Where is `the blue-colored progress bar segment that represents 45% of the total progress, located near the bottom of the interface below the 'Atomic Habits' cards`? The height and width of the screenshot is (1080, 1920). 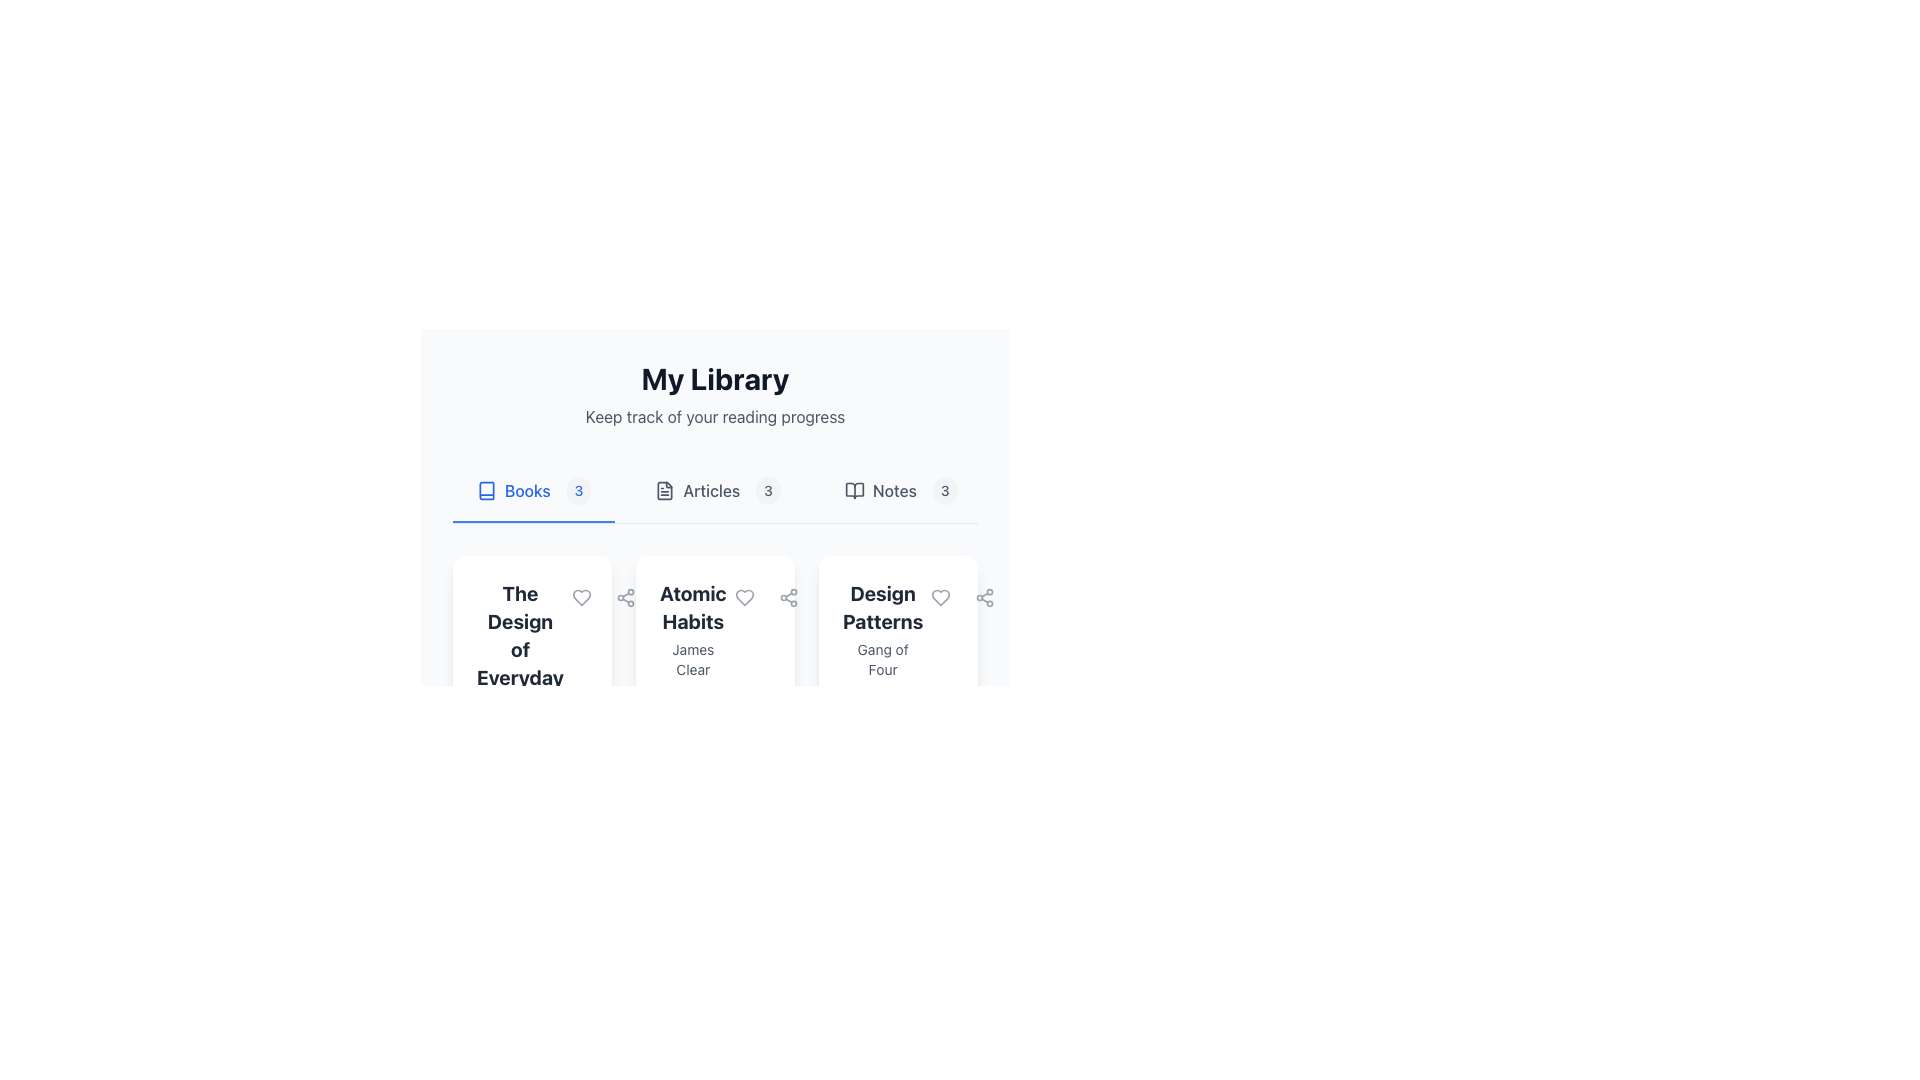
the blue-colored progress bar segment that represents 45% of the total progress, located near the bottom of the interface below the 'Atomic Habits' cards is located at coordinates (685, 728).